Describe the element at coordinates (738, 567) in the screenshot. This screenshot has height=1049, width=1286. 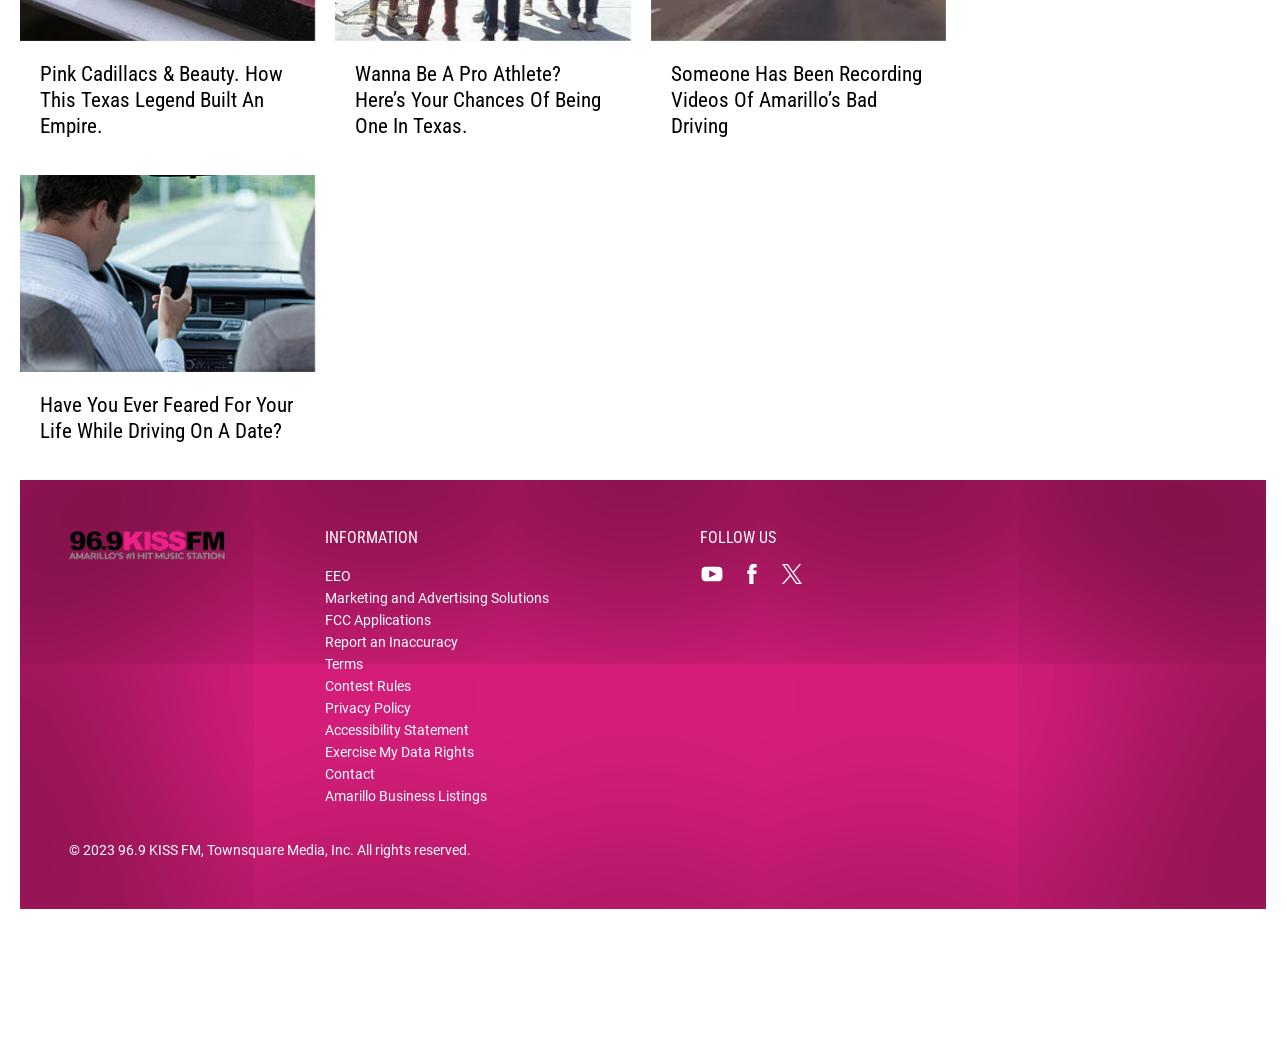
I see `'Follow Us'` at that location.